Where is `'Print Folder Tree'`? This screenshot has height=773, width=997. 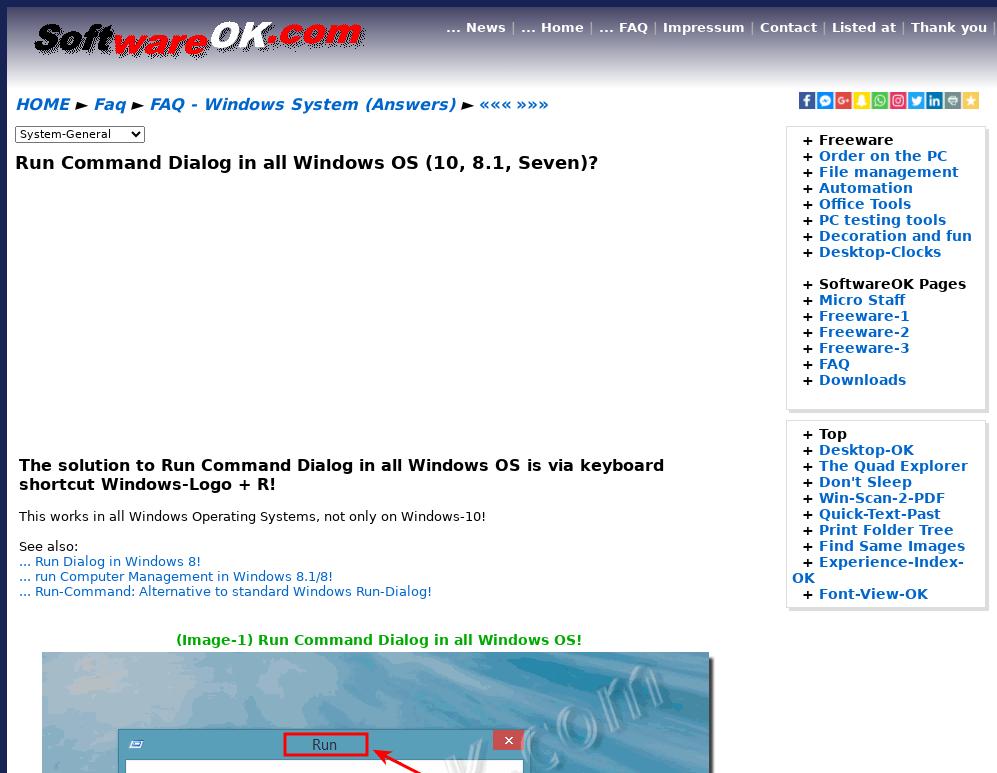 'Print Folder Tree' is located at coordinates (885, 527).